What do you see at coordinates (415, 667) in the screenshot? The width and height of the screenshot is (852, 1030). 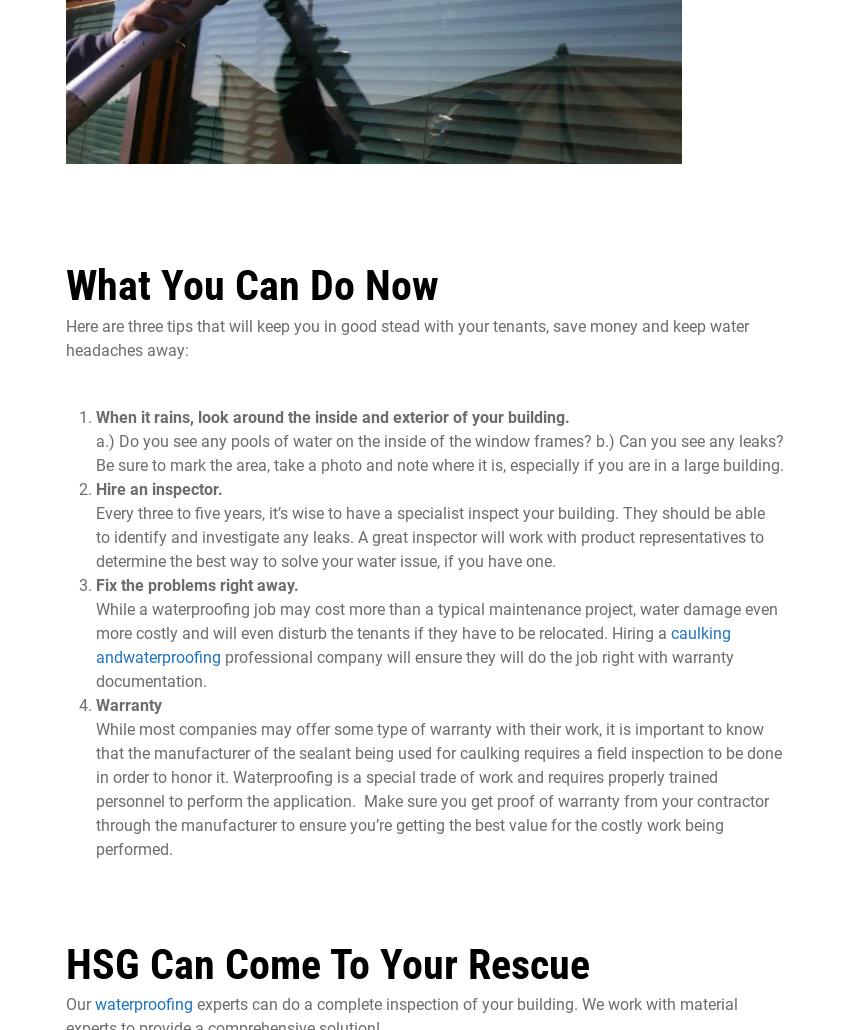 I see `'with warranty documentation.'` at bounding box center [415, 667].